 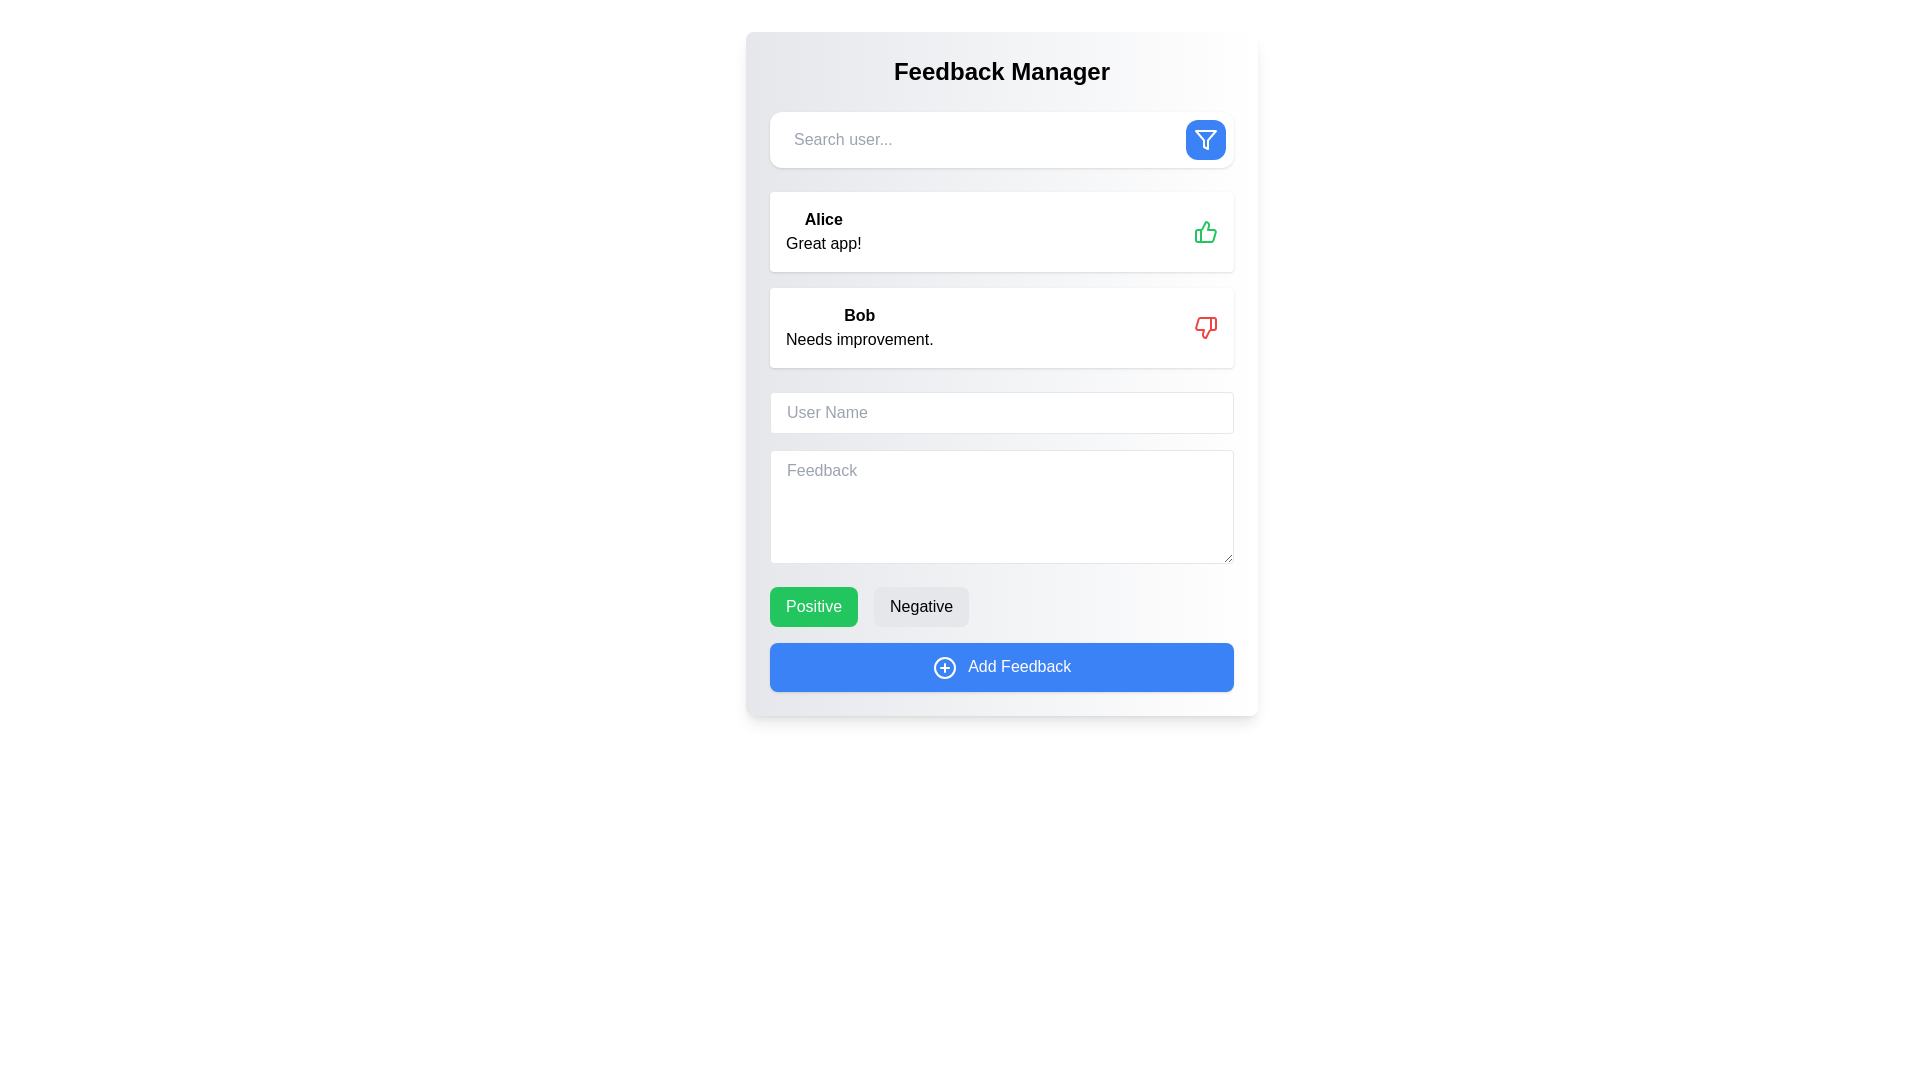 I want to click on the static text block displaying the username 'Alice' and the comment 'Great app!' in the feedback area, which is the top entry in the listing, so click(x=823, y=230).